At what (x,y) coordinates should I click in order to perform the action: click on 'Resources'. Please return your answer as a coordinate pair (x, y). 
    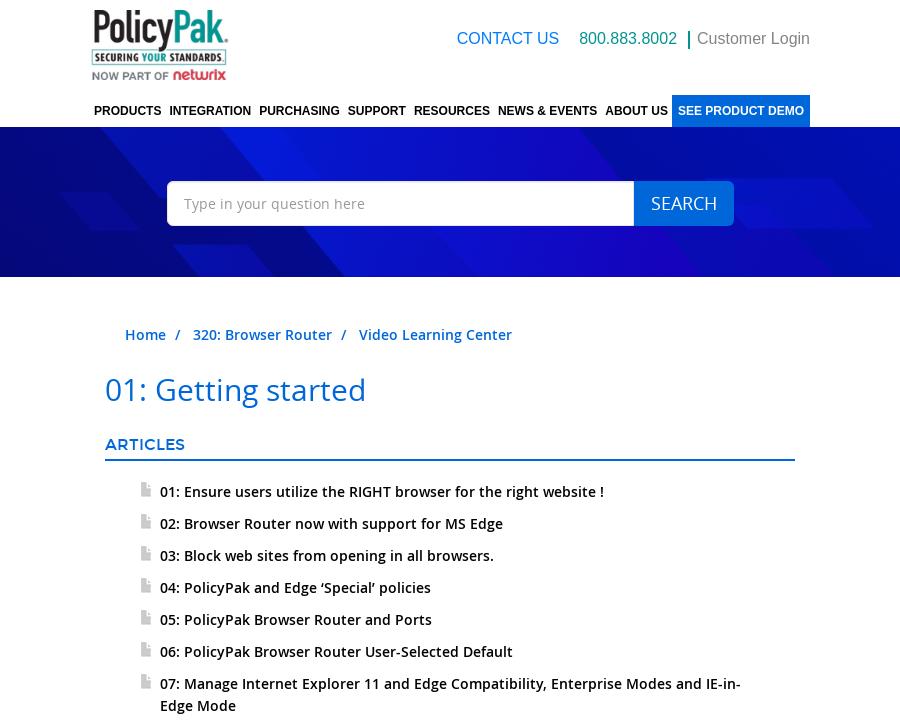
    Looking at the image, I should click on (450, 111).